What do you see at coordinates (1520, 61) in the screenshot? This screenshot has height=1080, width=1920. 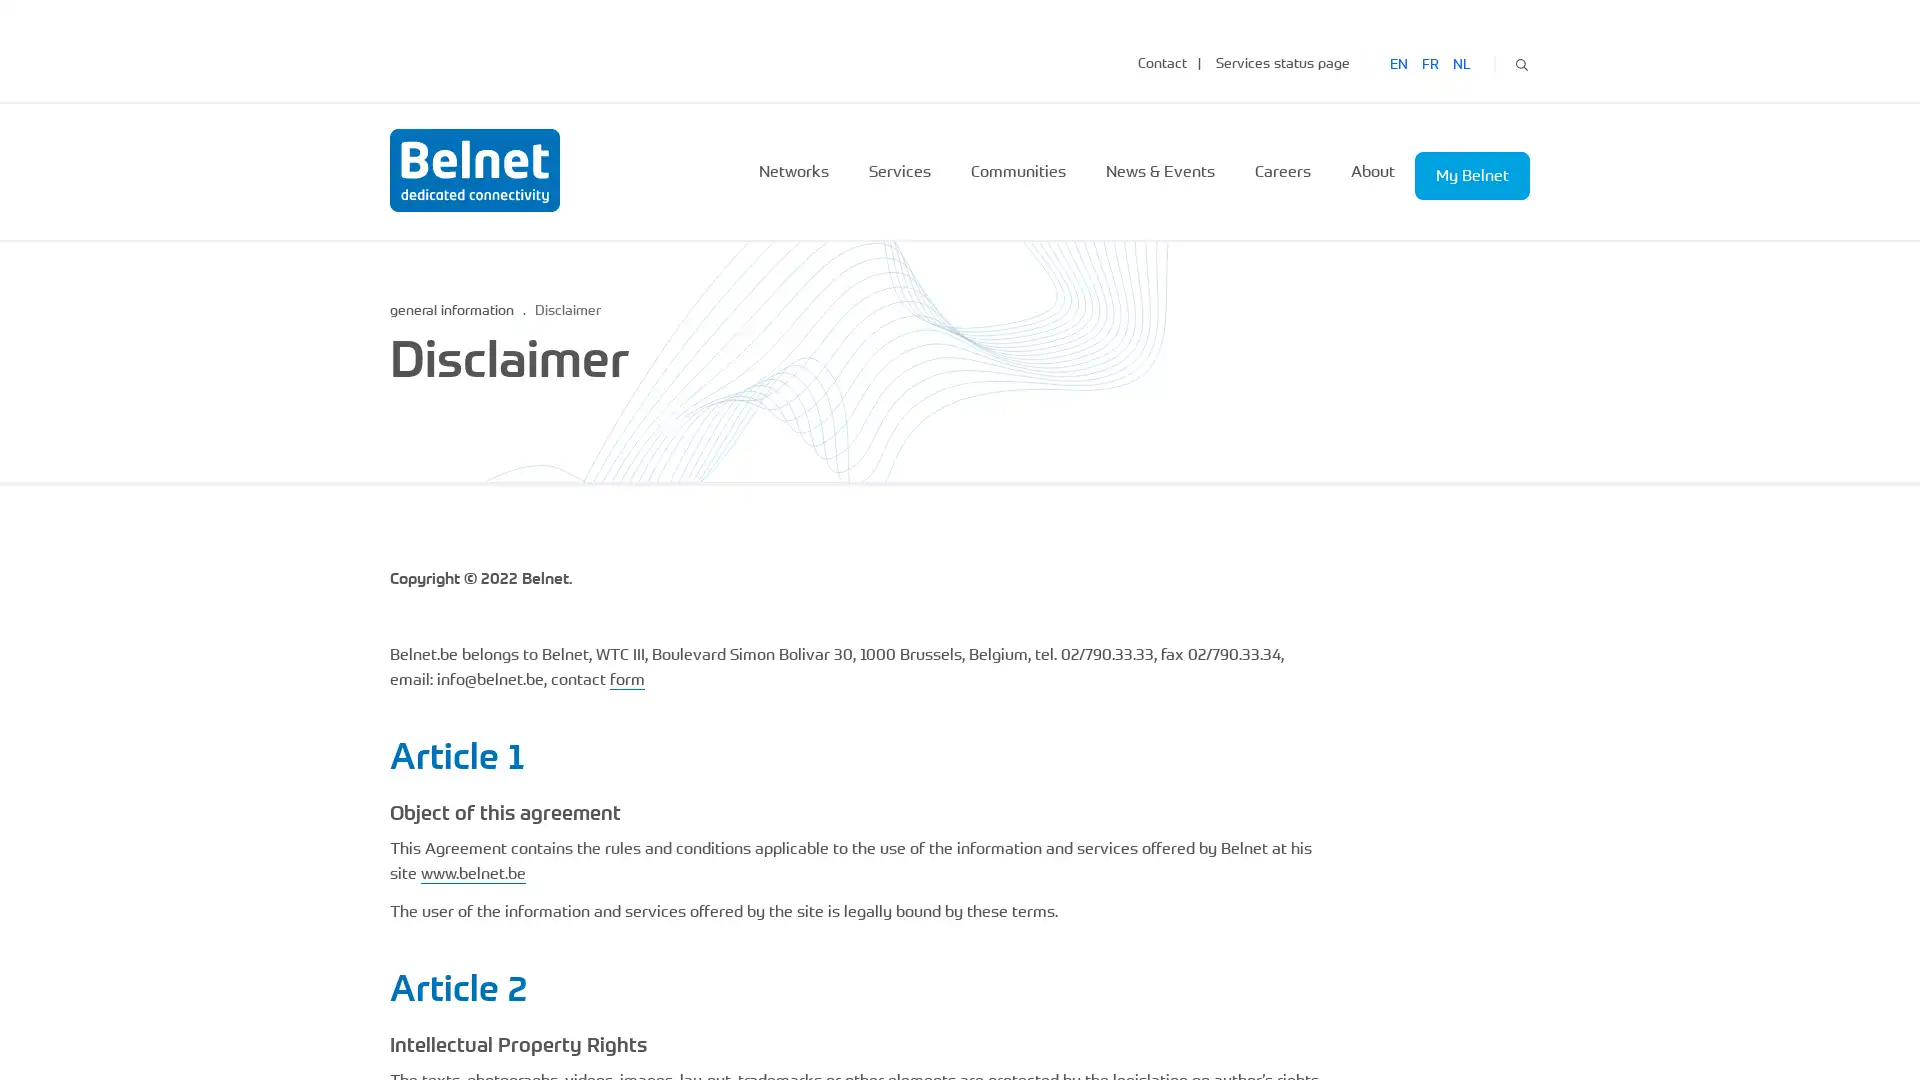 I see `Search` at bounding box center [1520, 61].